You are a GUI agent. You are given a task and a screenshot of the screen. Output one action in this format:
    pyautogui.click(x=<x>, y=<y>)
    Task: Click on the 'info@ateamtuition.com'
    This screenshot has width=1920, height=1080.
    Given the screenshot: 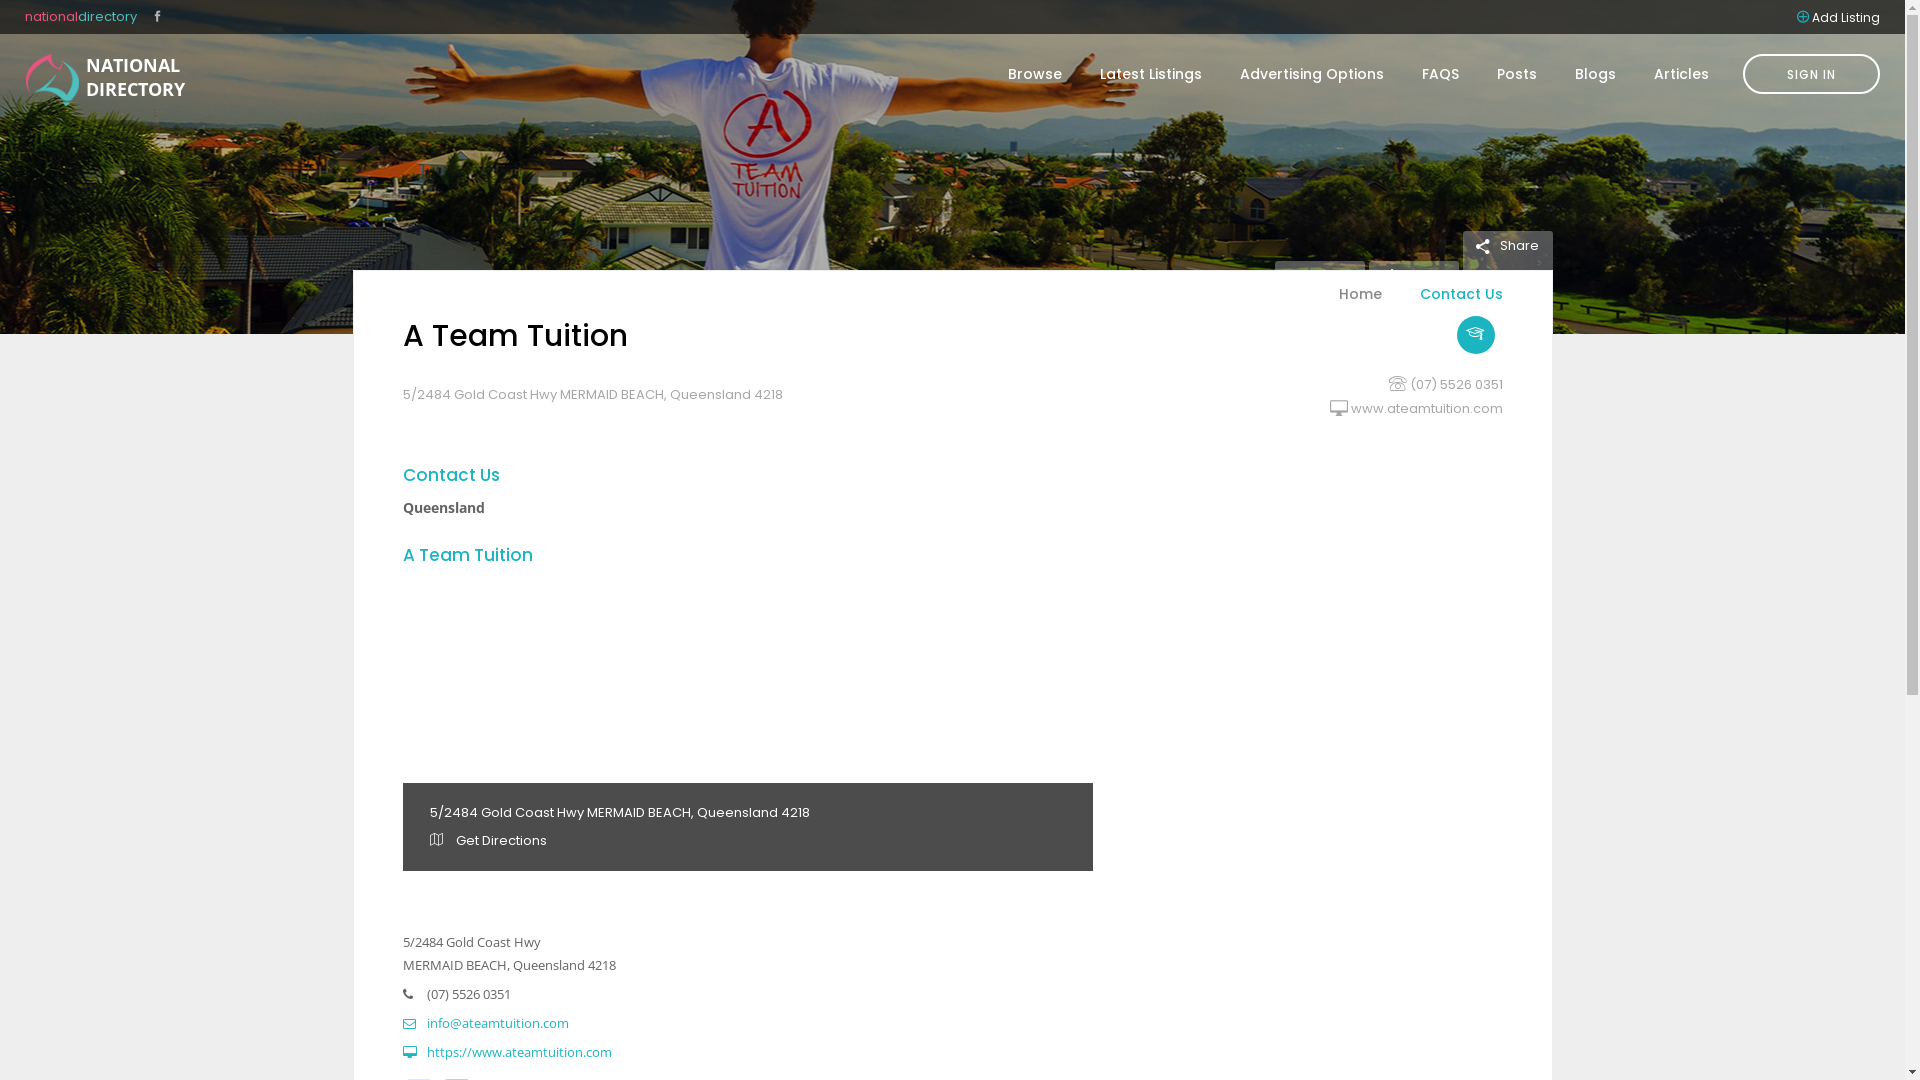 What is the action you would take?
    pyautogui.click(x=484, y=1022)
    